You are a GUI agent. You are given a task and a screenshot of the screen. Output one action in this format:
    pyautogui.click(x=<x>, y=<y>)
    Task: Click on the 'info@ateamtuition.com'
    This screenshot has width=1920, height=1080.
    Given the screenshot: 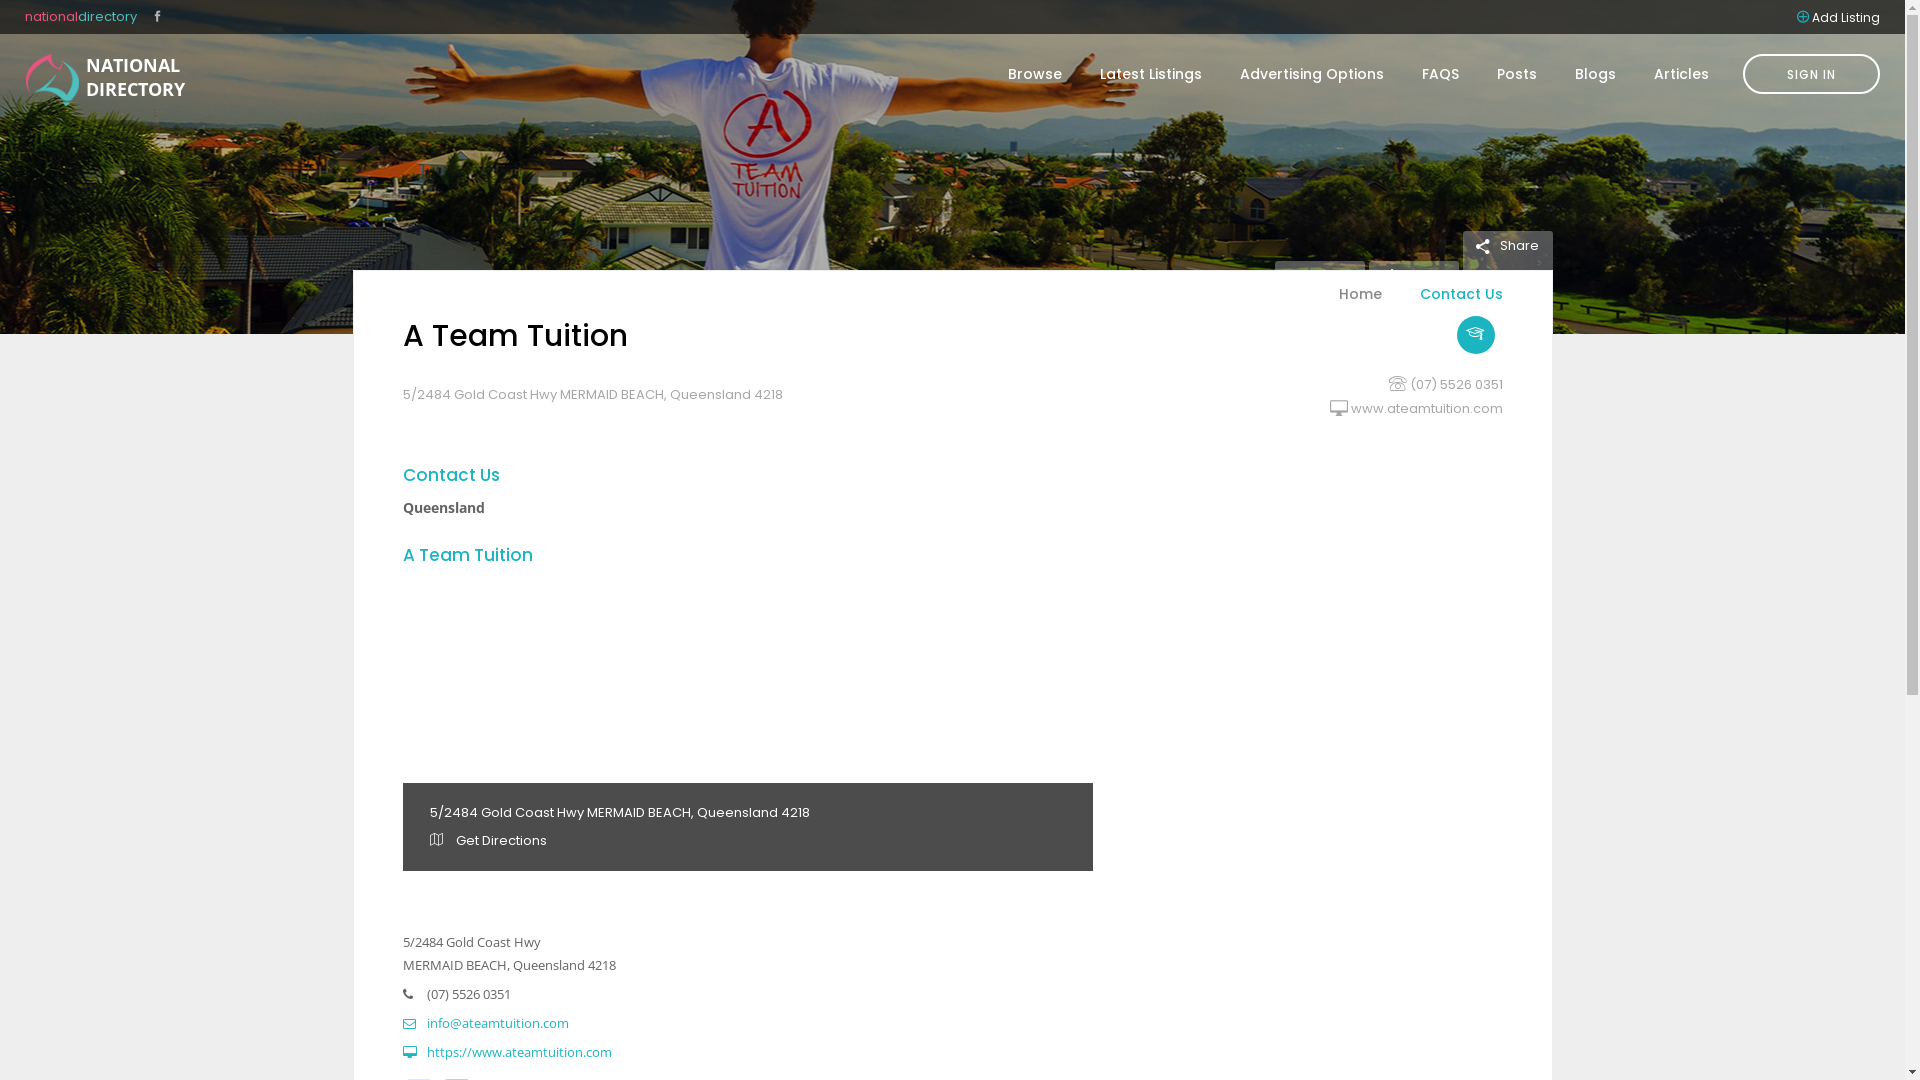 What is the action you would take?
    pyautogui.click(x=484, y=1022)
    